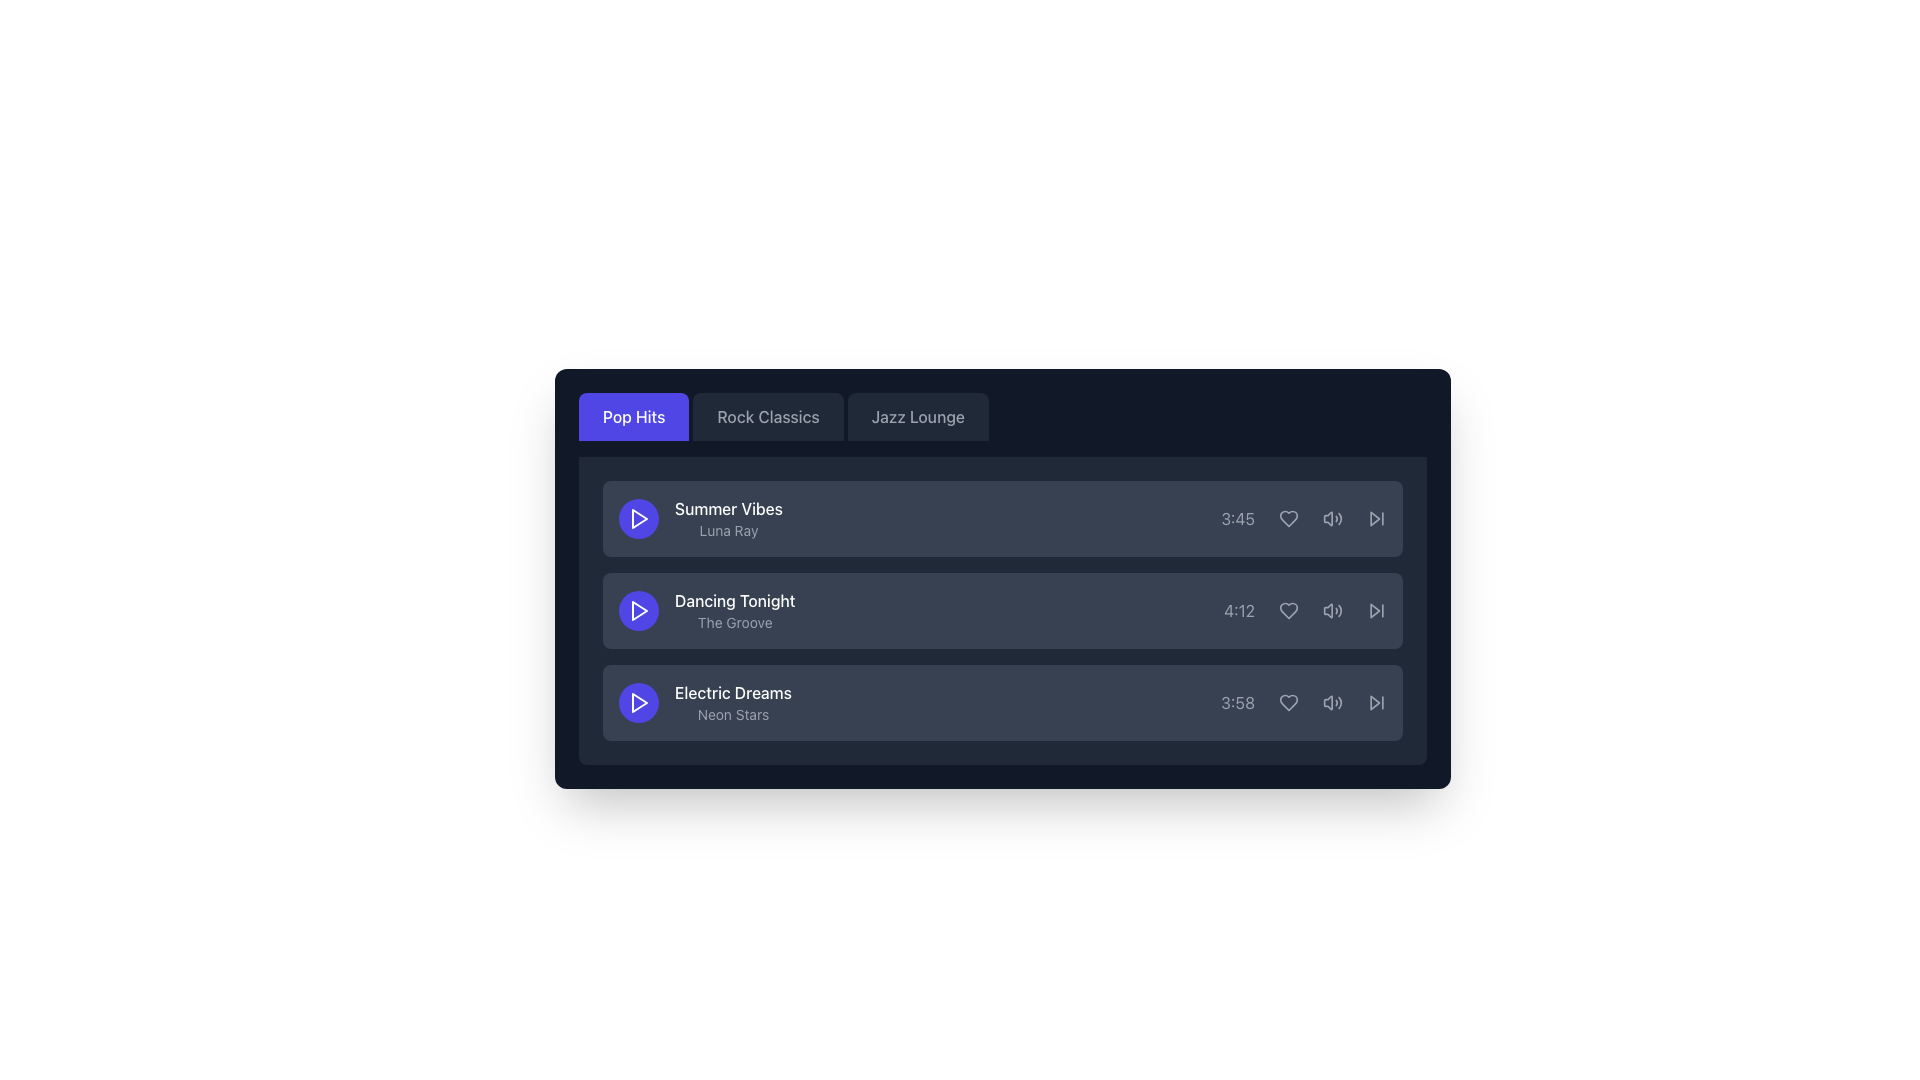 The width and height of the screenshot is (1920, 1080). What do you see at coordinates (732, 713) in the screenshot?
I see `the text label displaying 'Neon Stars' in light gray color, located below 'Electric Dreams' in the playlist interface` at bounding box center [732, 713].